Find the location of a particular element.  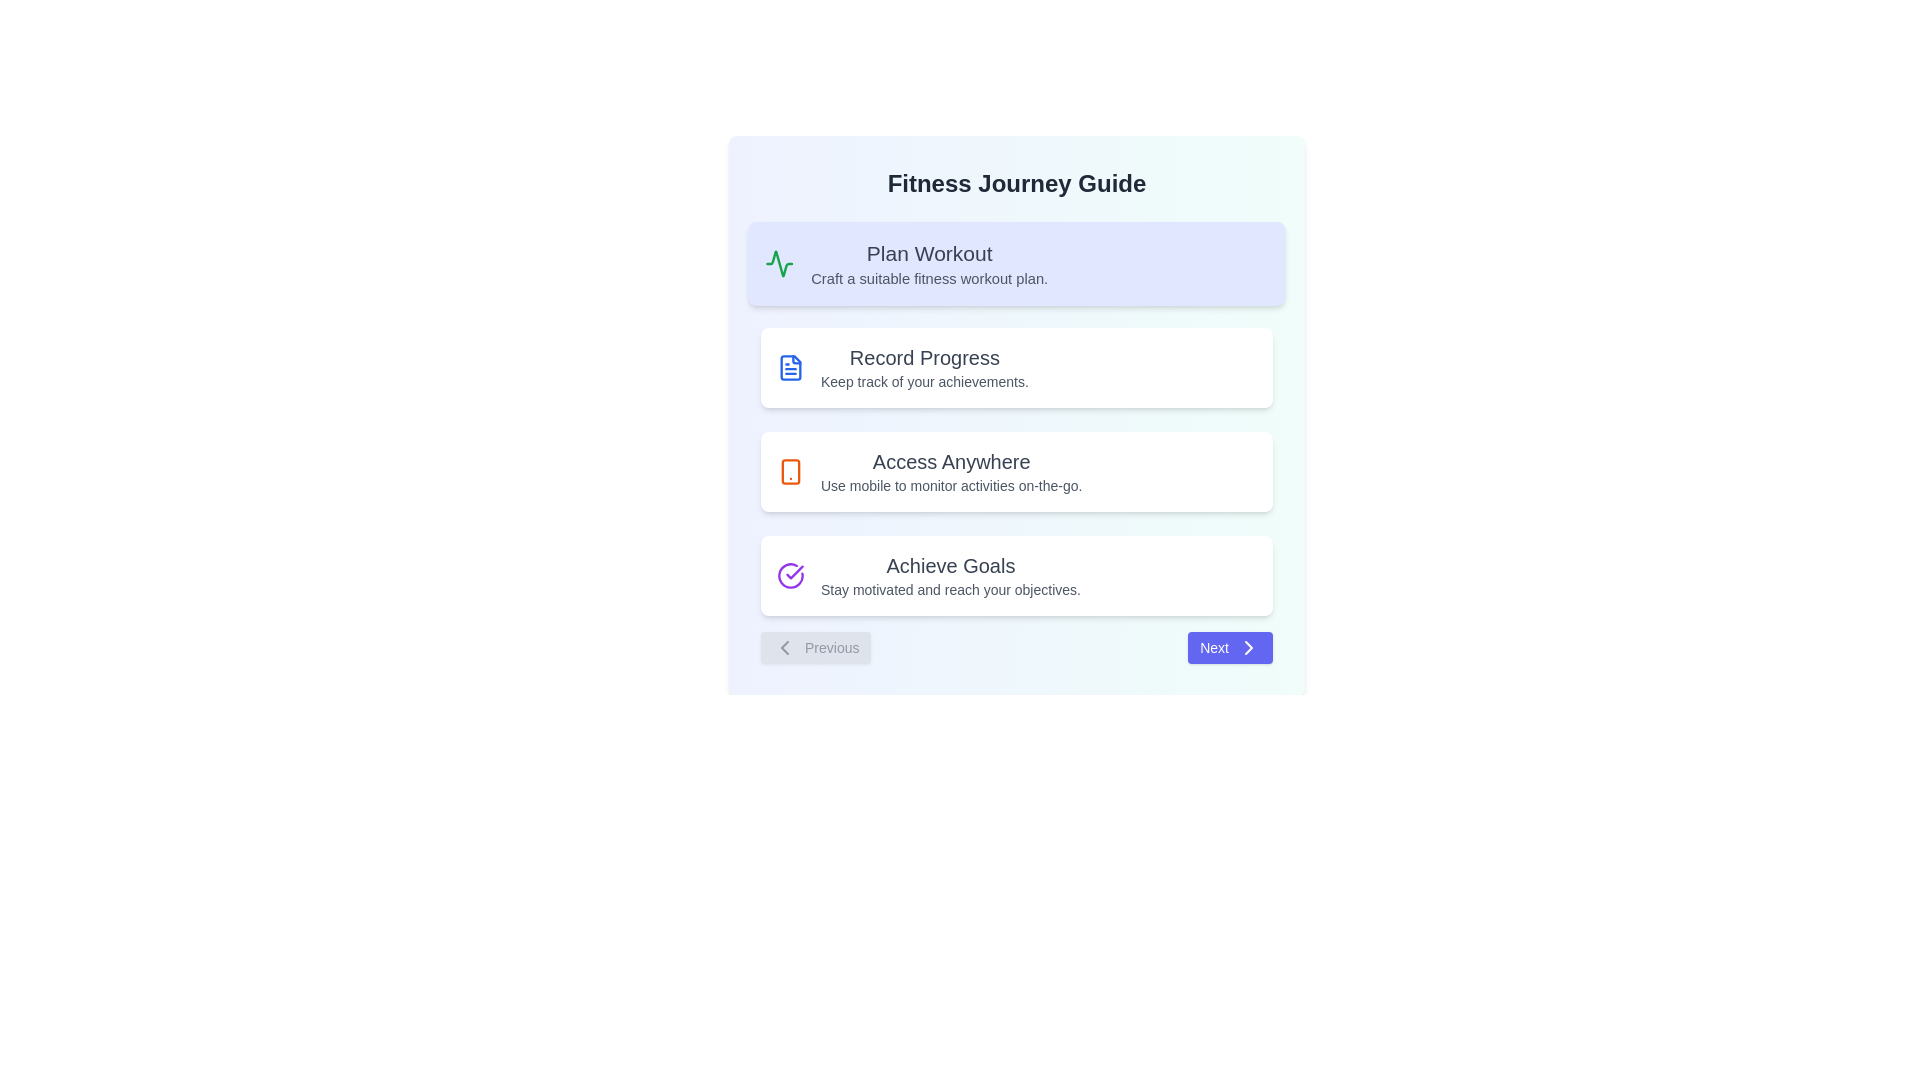

the third card element in the vertical list, which features a white background, a bold title 'Access Anywhere', and an orange device icon on the left is located at coordinates (1017, 471).